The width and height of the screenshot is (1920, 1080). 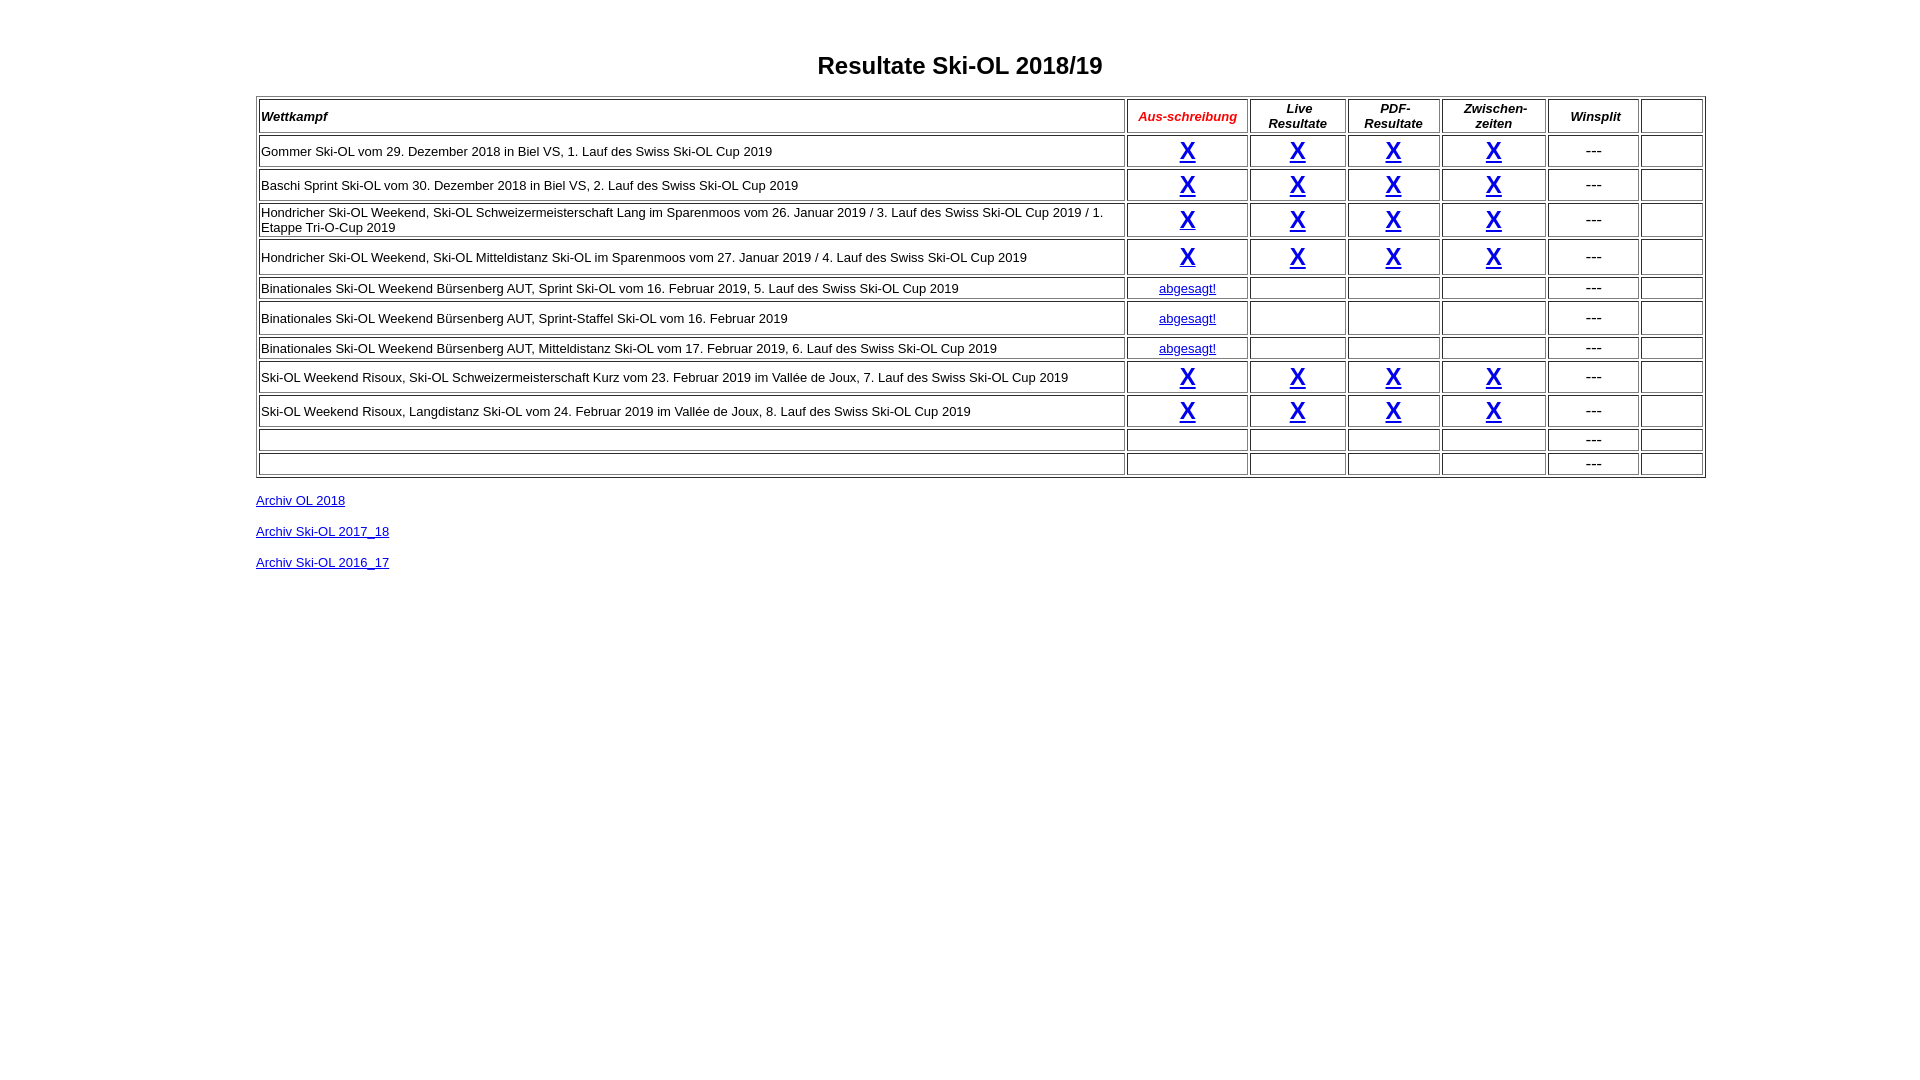 I want to click on 'X', so click(x=1392, y=219).